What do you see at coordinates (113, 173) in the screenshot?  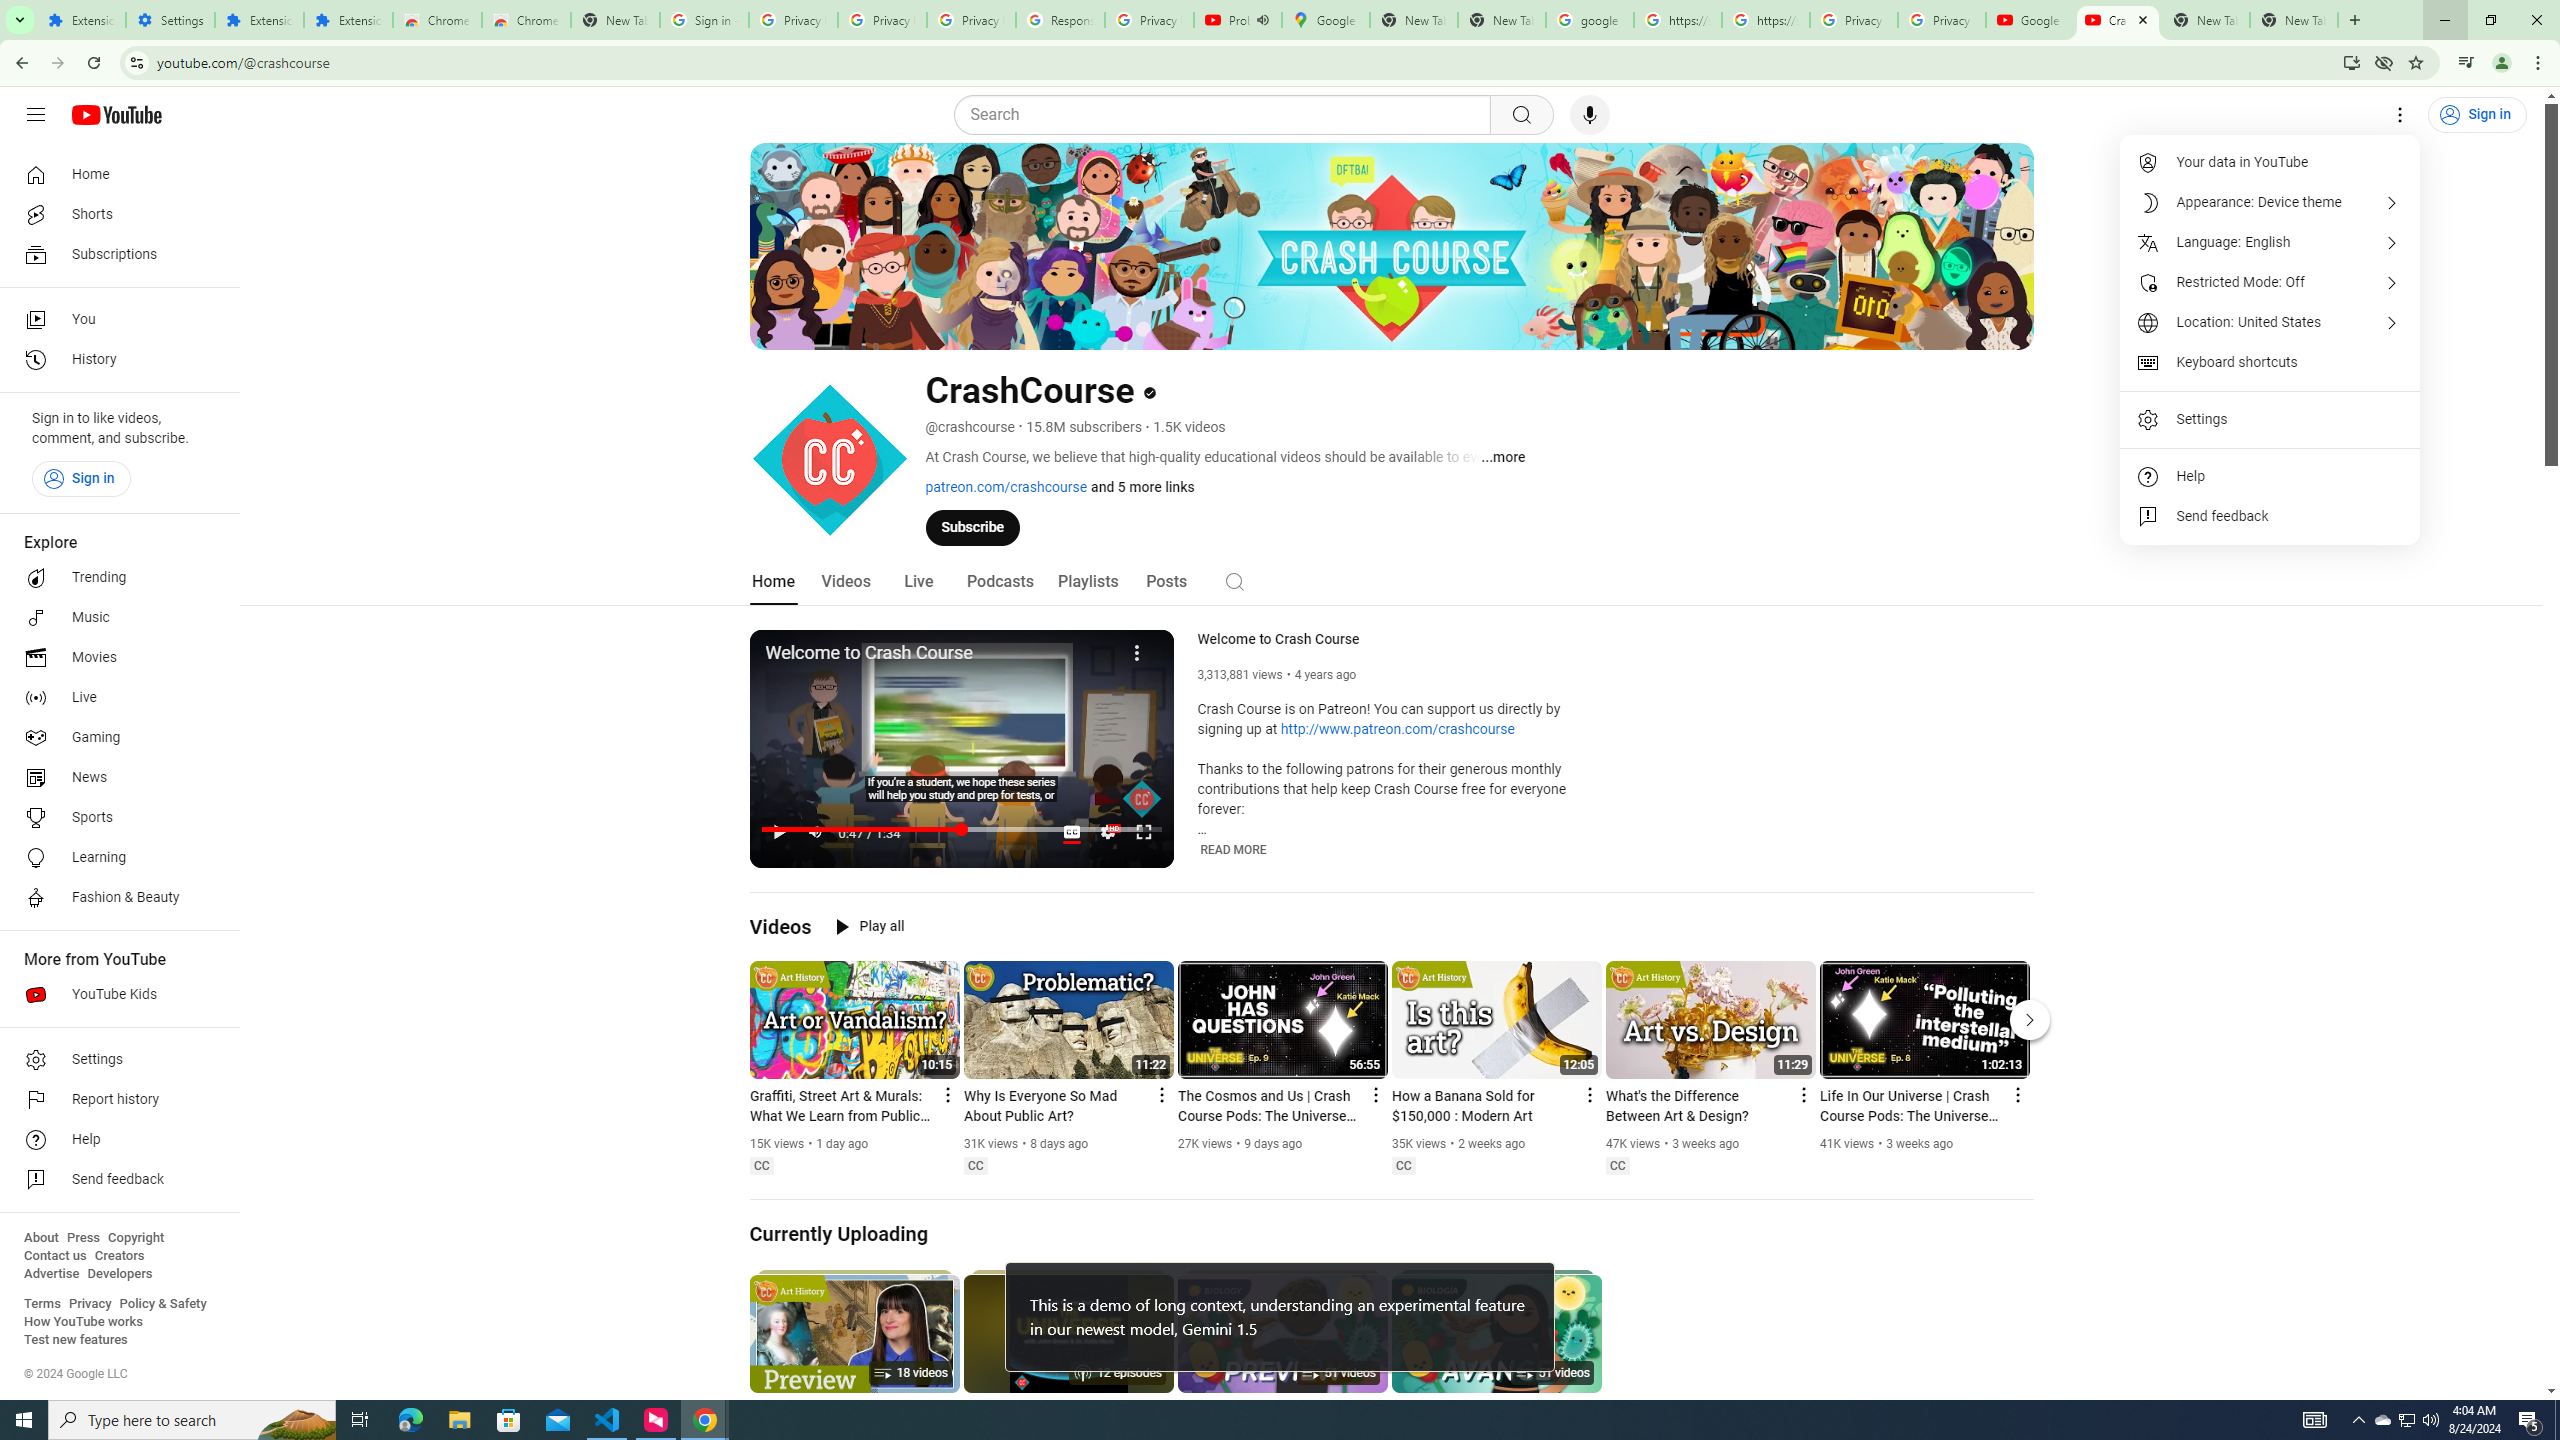 I see `'Home'` at bounding box center [113, 173].